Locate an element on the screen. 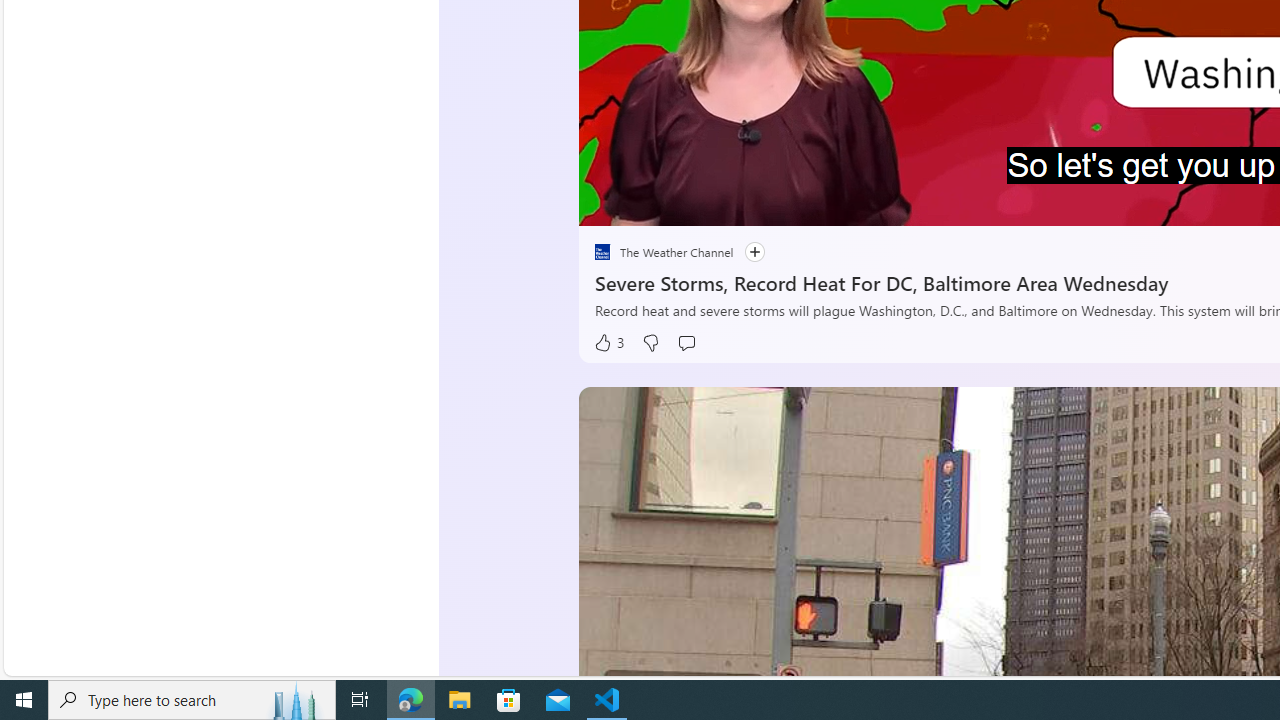  'placeholder The Weather Channel' is located at coordinates (663, 251).